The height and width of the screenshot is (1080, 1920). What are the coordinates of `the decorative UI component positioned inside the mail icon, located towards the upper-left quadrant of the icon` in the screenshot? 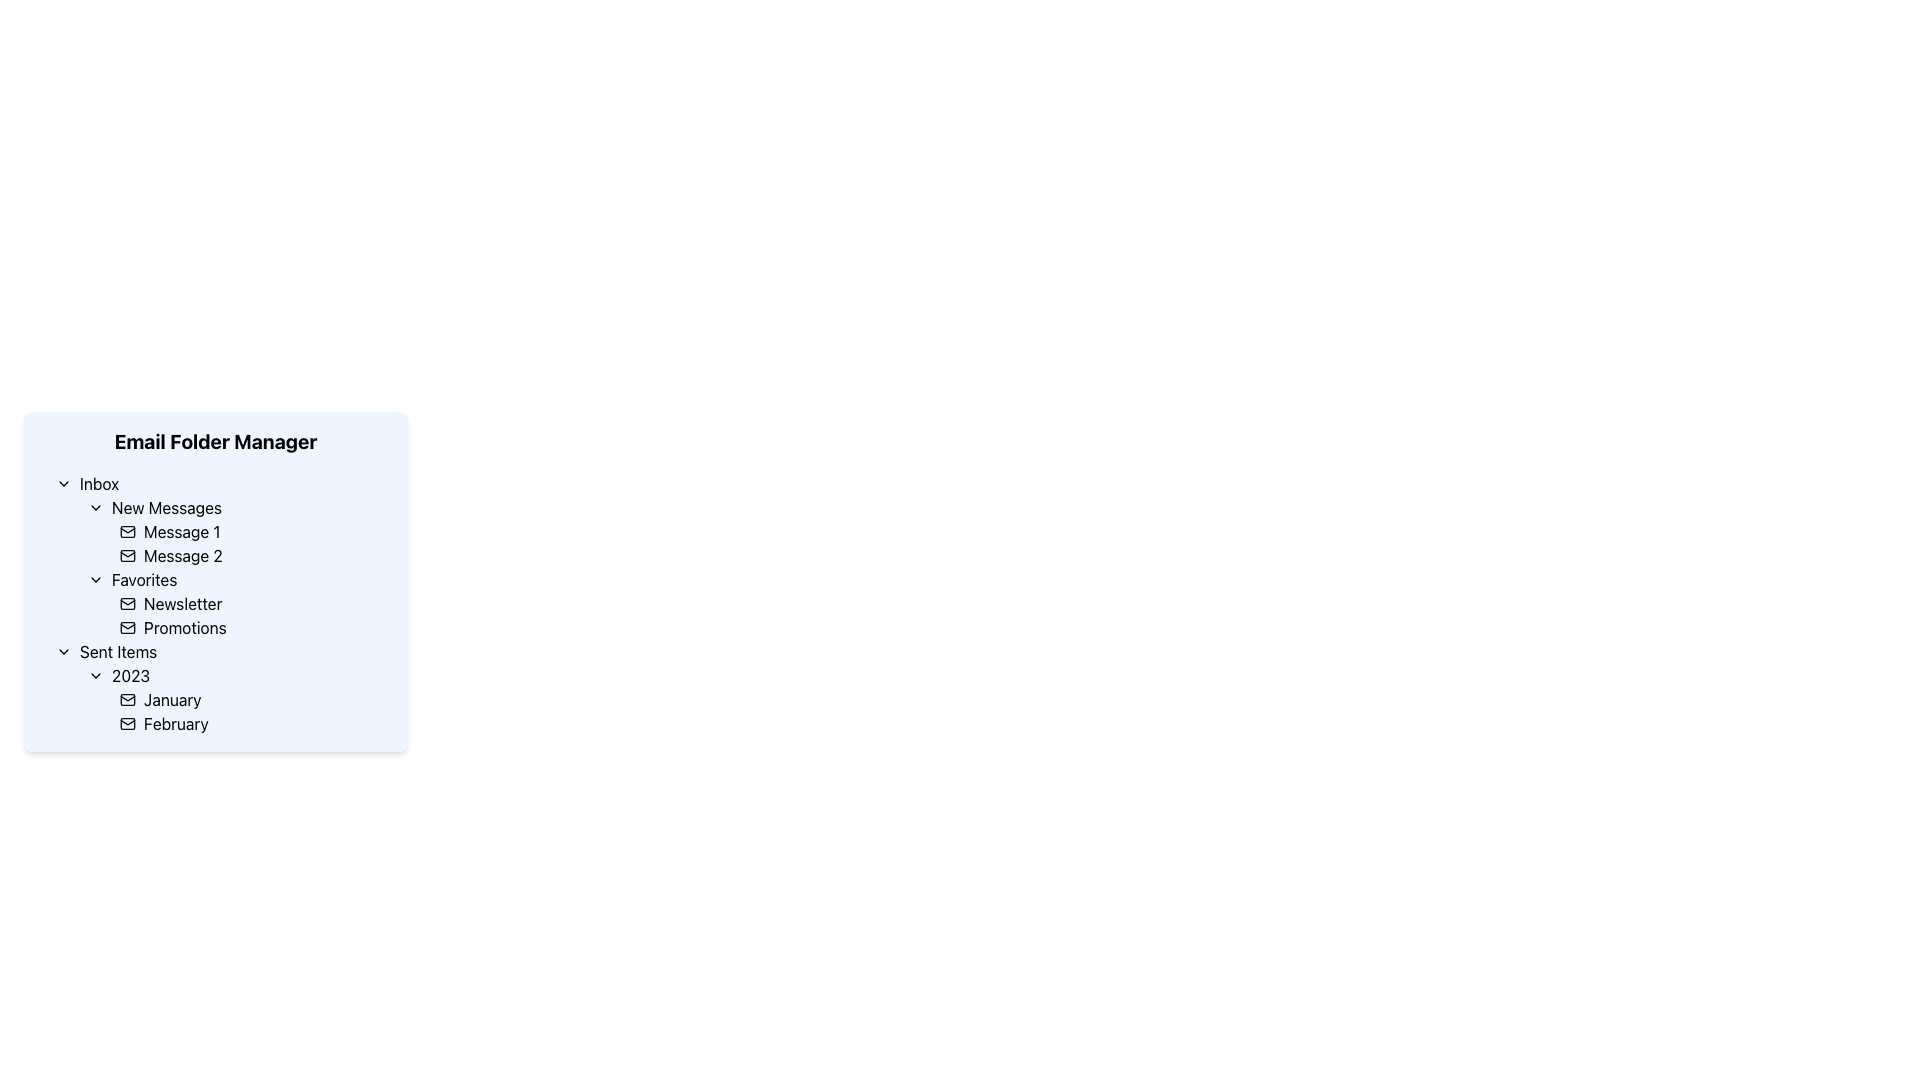 It's located at (127, 724).